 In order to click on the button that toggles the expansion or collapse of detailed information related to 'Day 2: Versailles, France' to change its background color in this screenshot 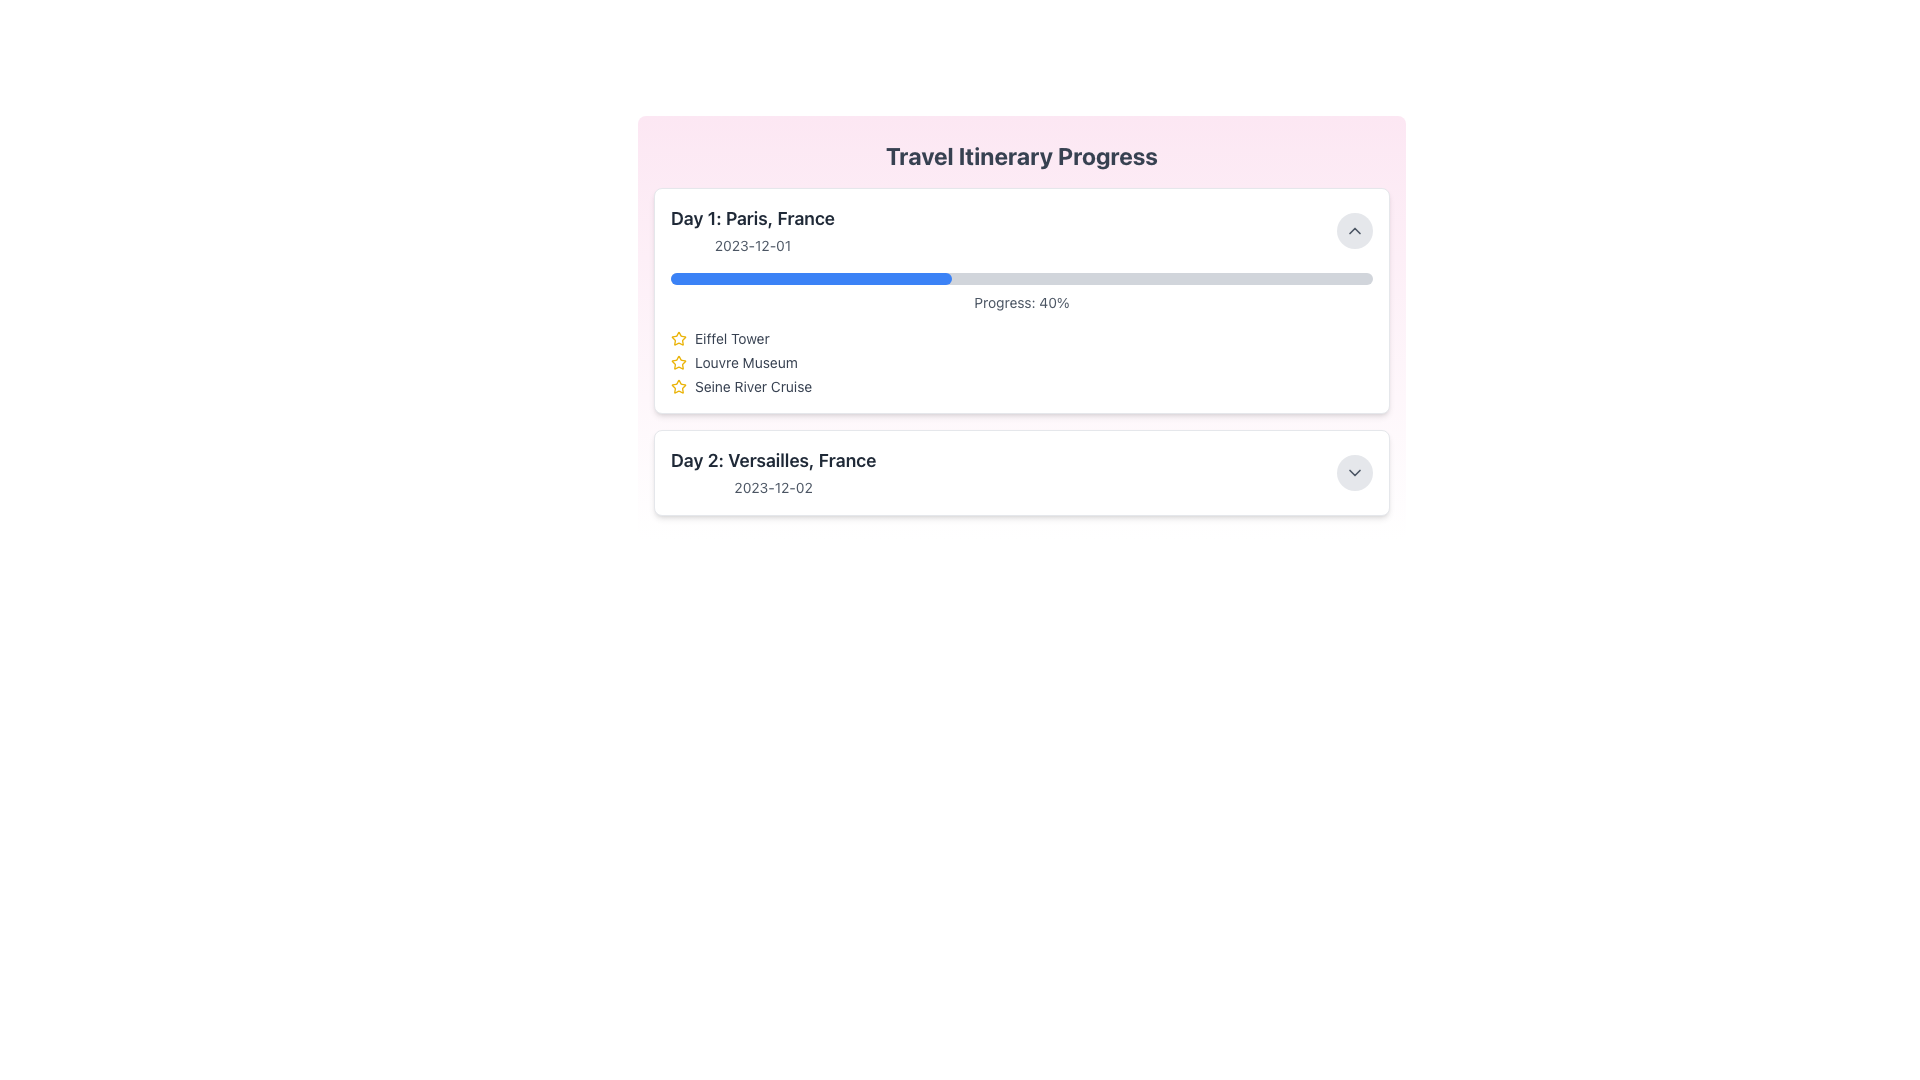, I will do `click(1354, 473)`.